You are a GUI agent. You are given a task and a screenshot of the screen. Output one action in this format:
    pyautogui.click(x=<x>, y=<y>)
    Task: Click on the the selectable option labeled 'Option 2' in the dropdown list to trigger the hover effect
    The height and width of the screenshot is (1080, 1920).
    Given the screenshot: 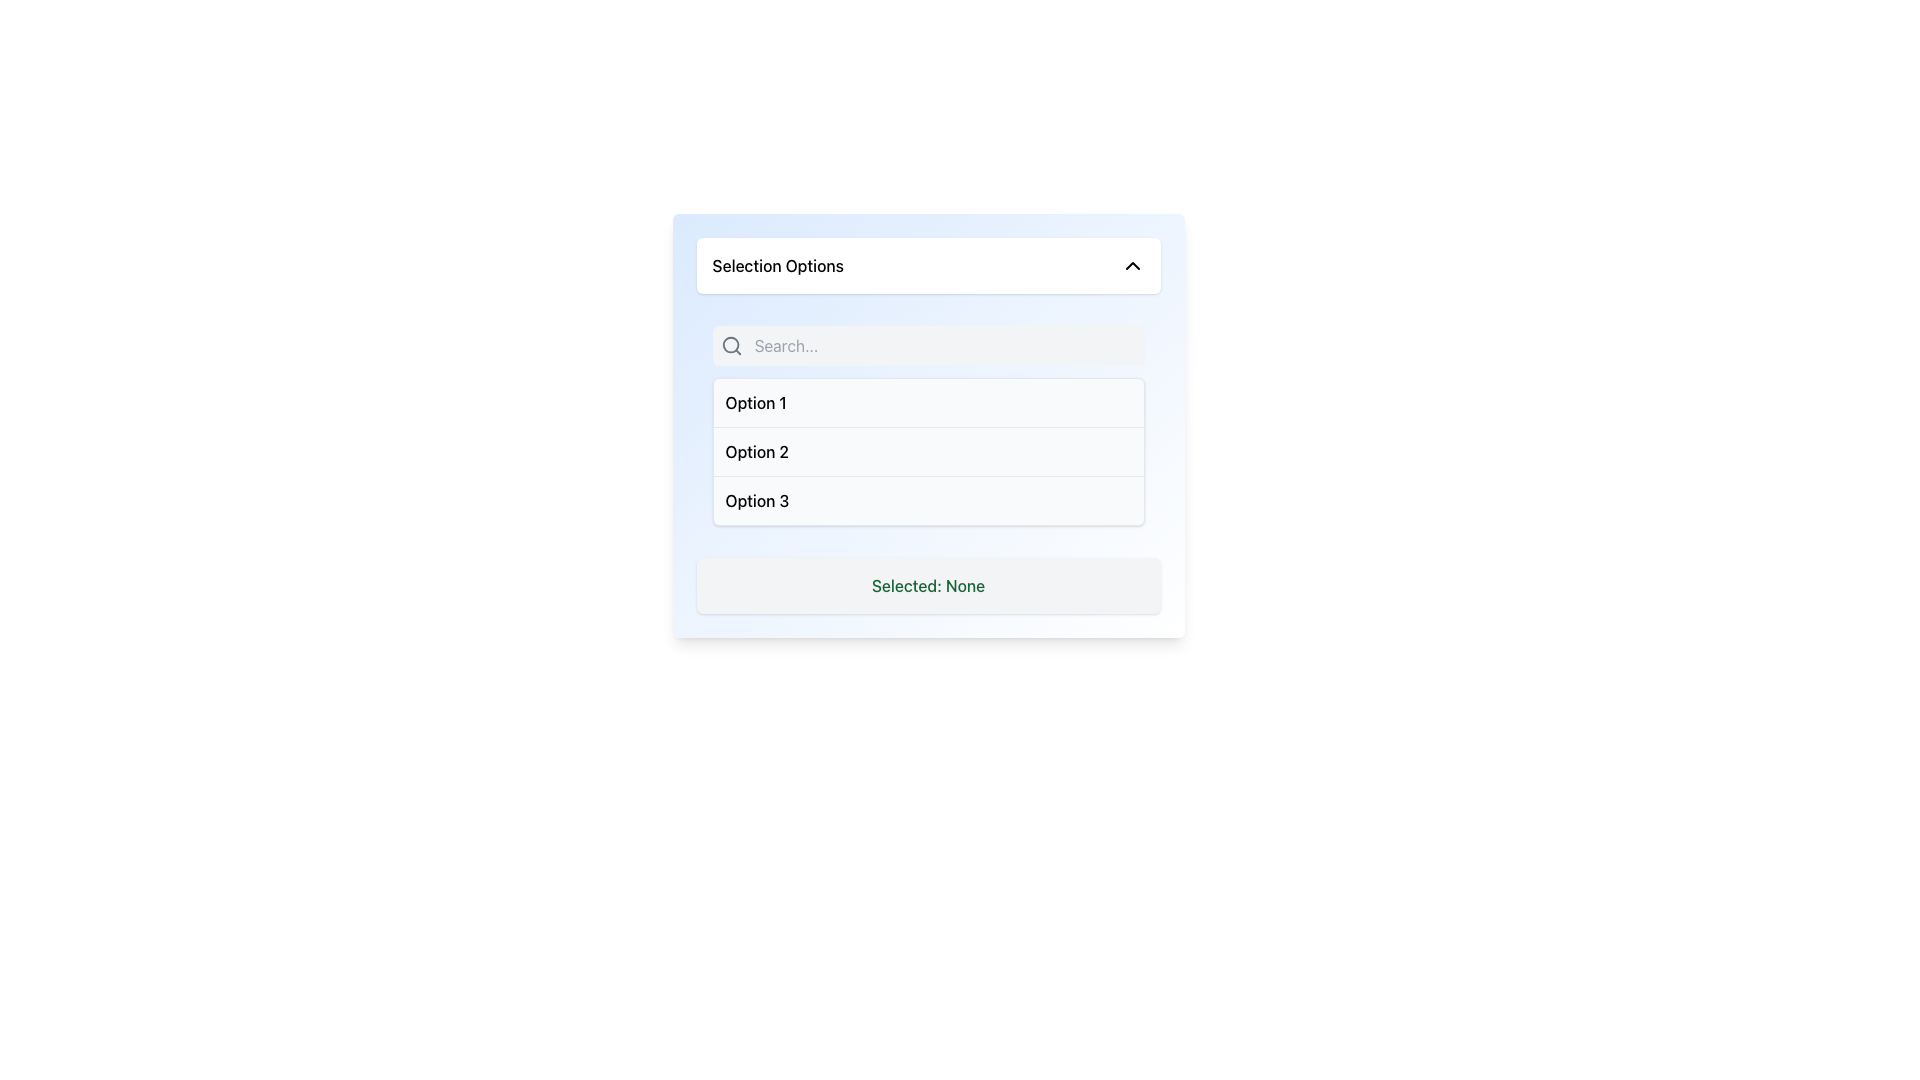 What is the action you would take?
    pyautogui.click(x=756, y=451)
    